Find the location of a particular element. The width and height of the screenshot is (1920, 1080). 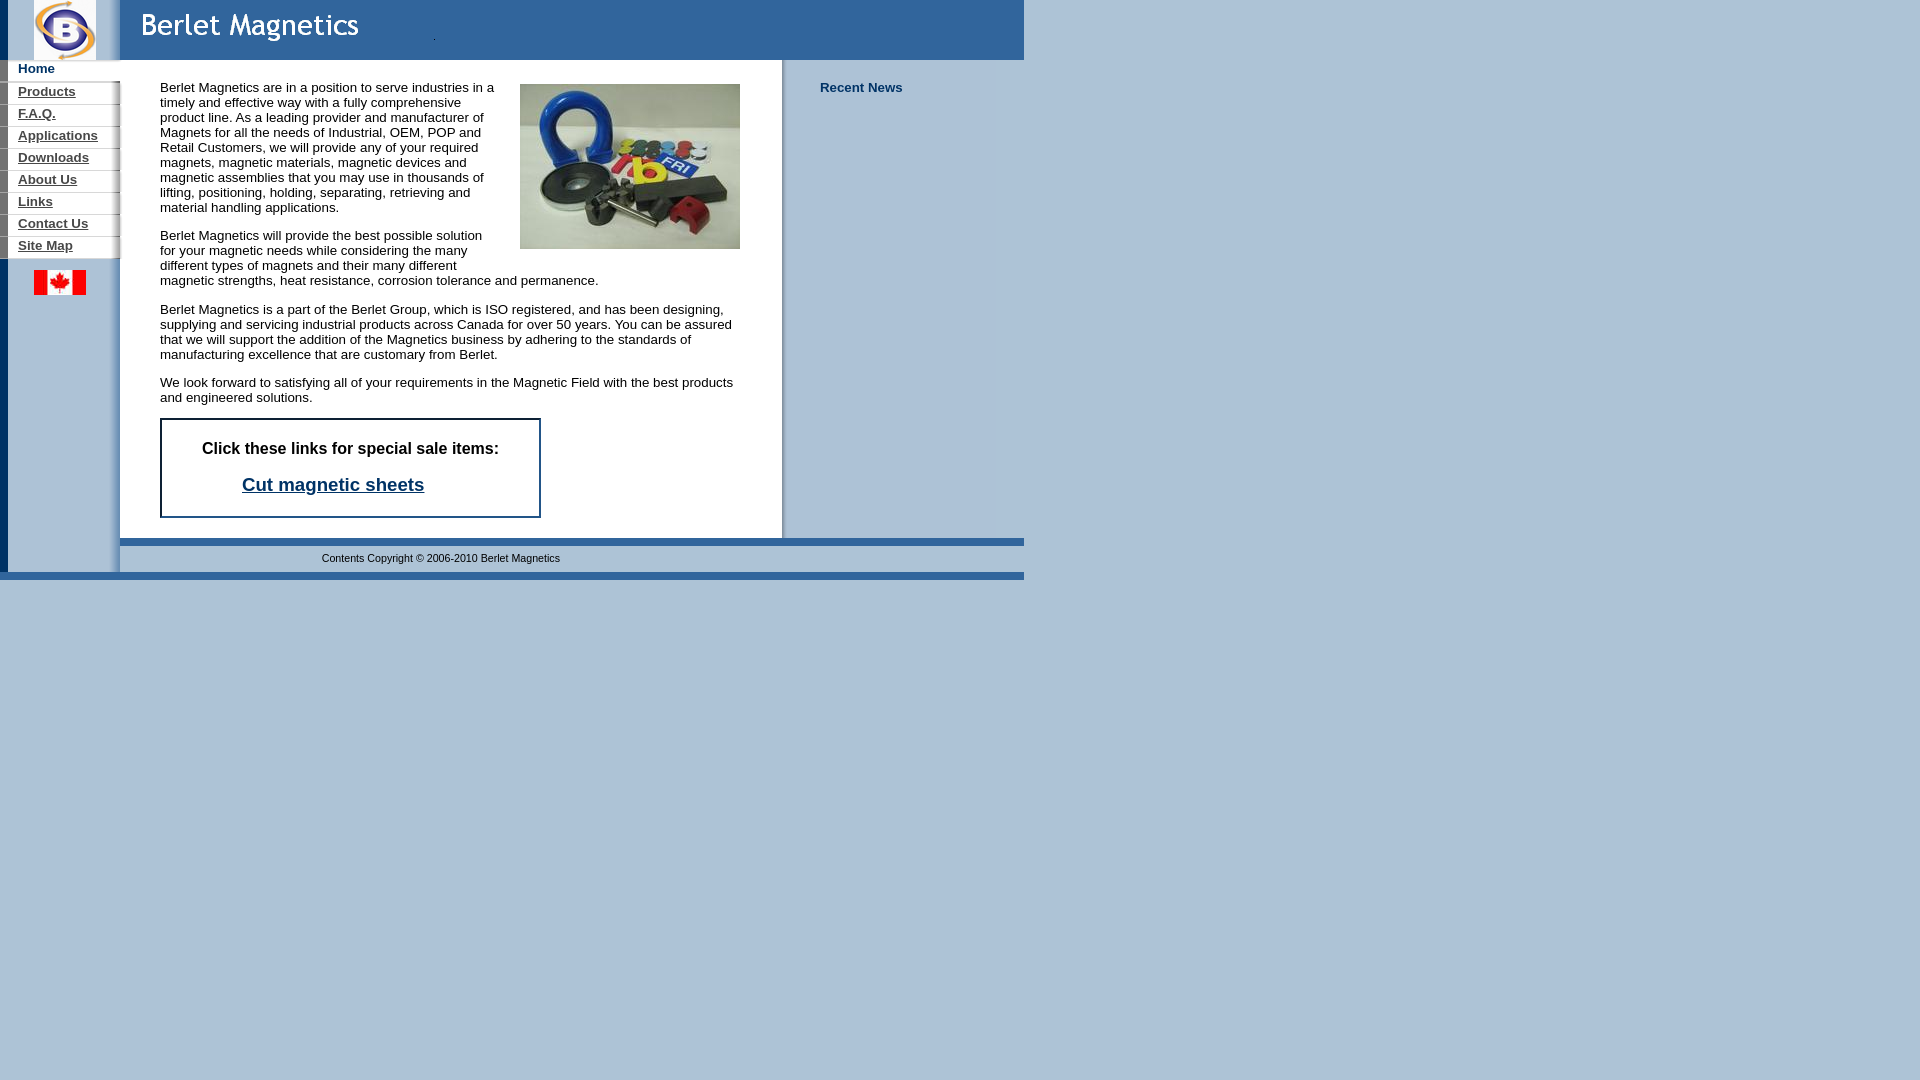

'Applications' is located at coordinates (57, 135).